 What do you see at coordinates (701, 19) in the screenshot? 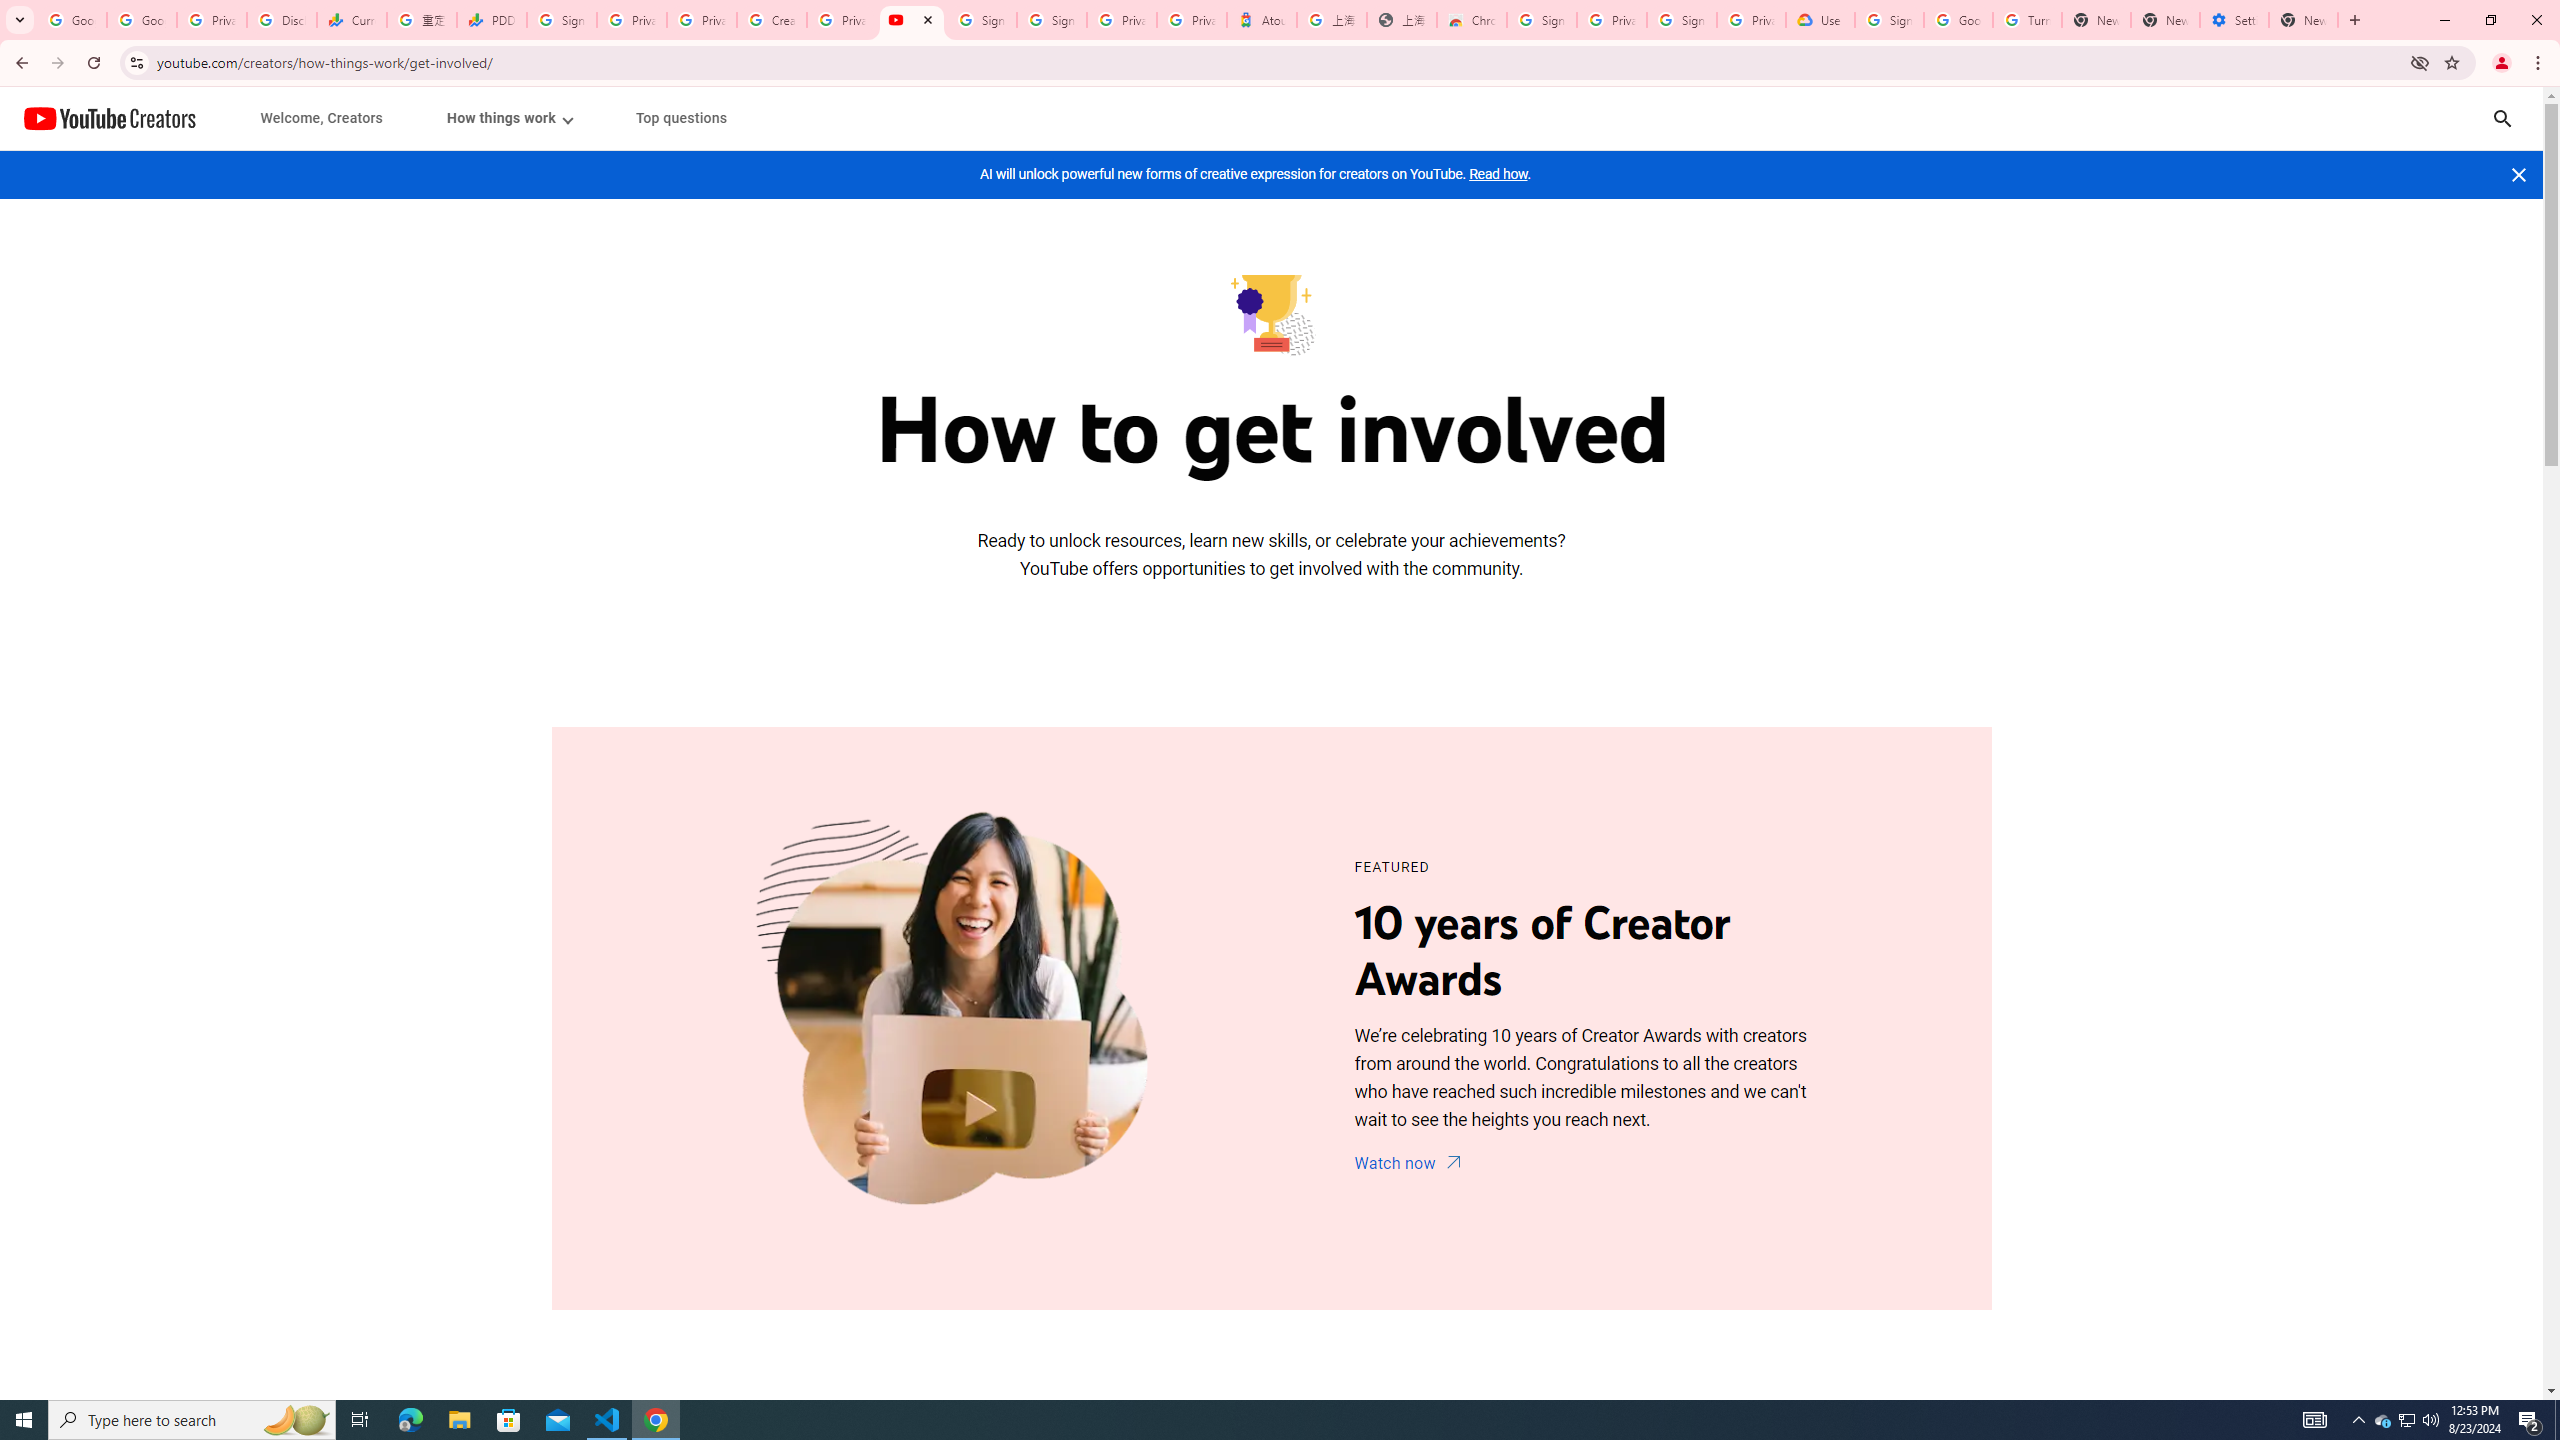
I see `'Privacy Checkup'` at bounding box center [701, 19].